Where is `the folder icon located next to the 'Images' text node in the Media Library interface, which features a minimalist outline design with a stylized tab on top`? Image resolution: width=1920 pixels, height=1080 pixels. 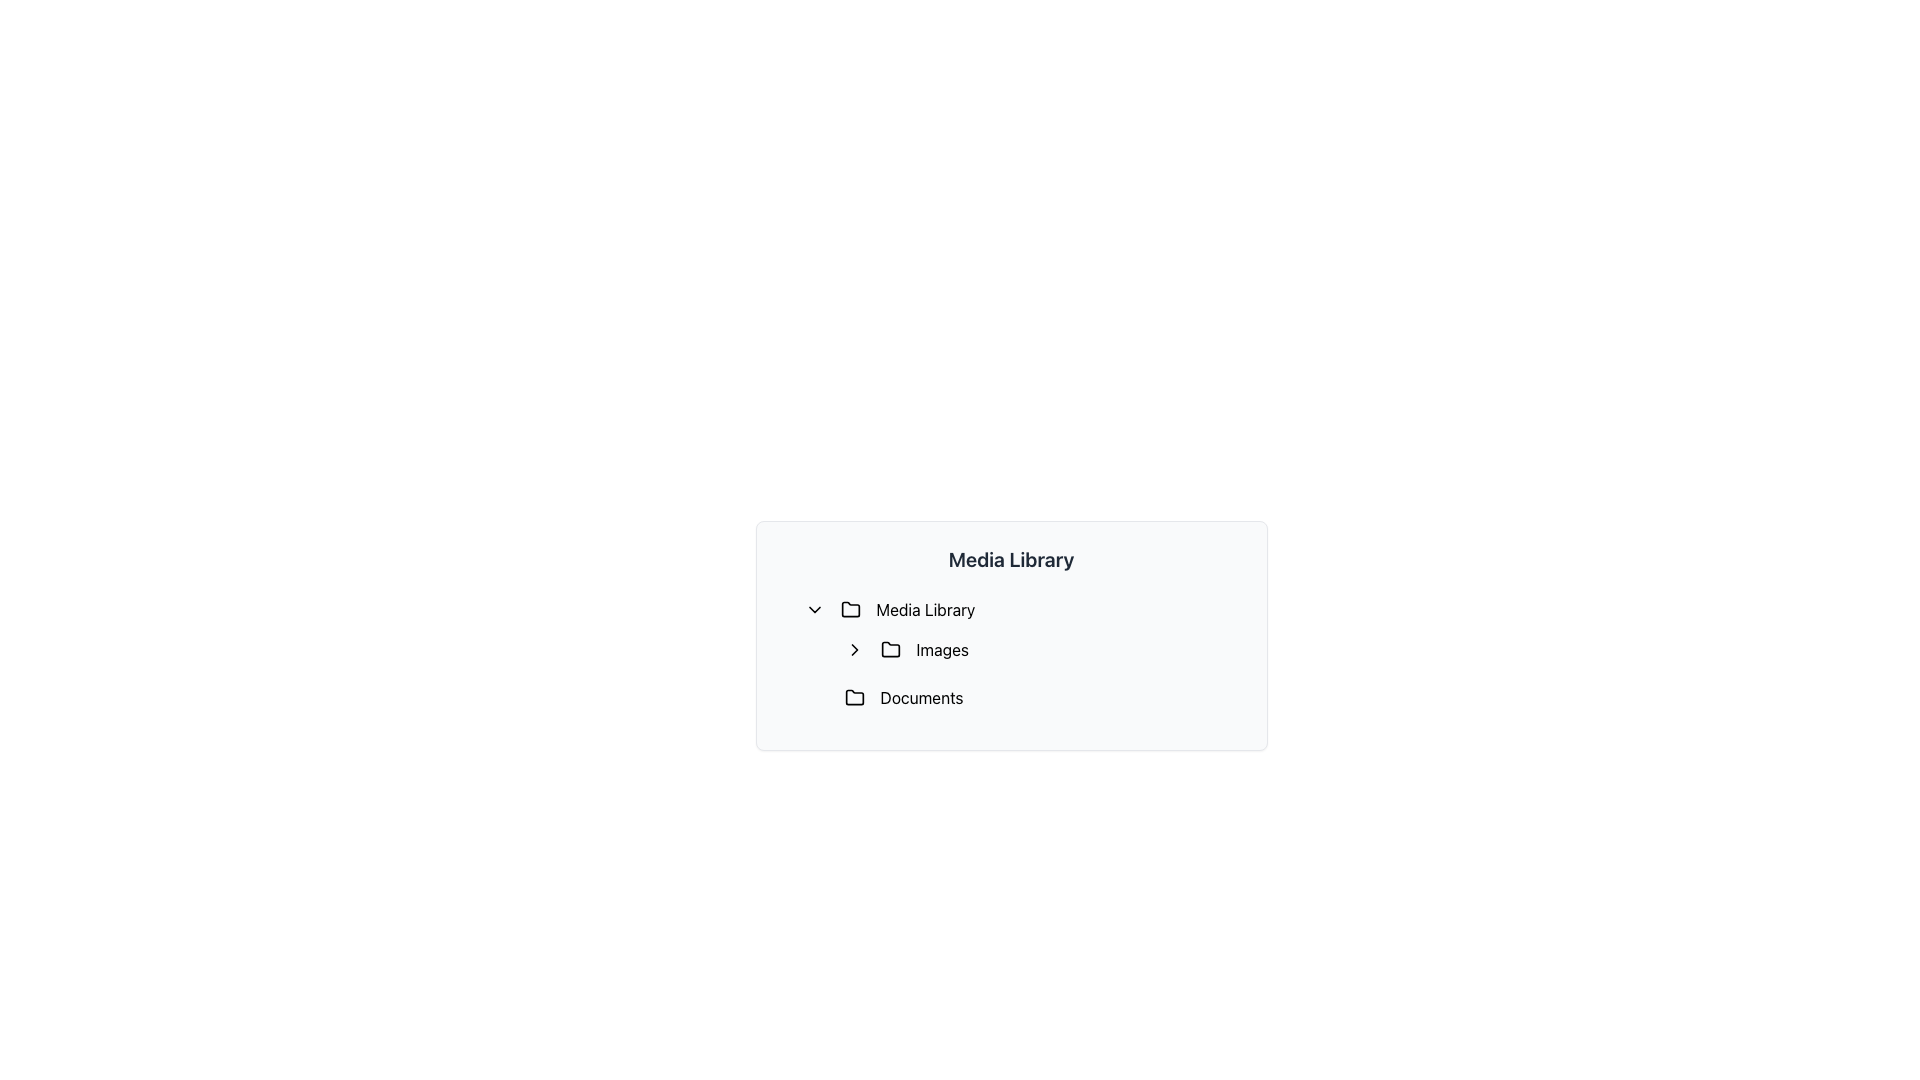 the folder icon located next to the 'Images' text node in the Media Library interface, which features a minimalist outline design with a stylized tab on top is located at coordinates (889, 649).